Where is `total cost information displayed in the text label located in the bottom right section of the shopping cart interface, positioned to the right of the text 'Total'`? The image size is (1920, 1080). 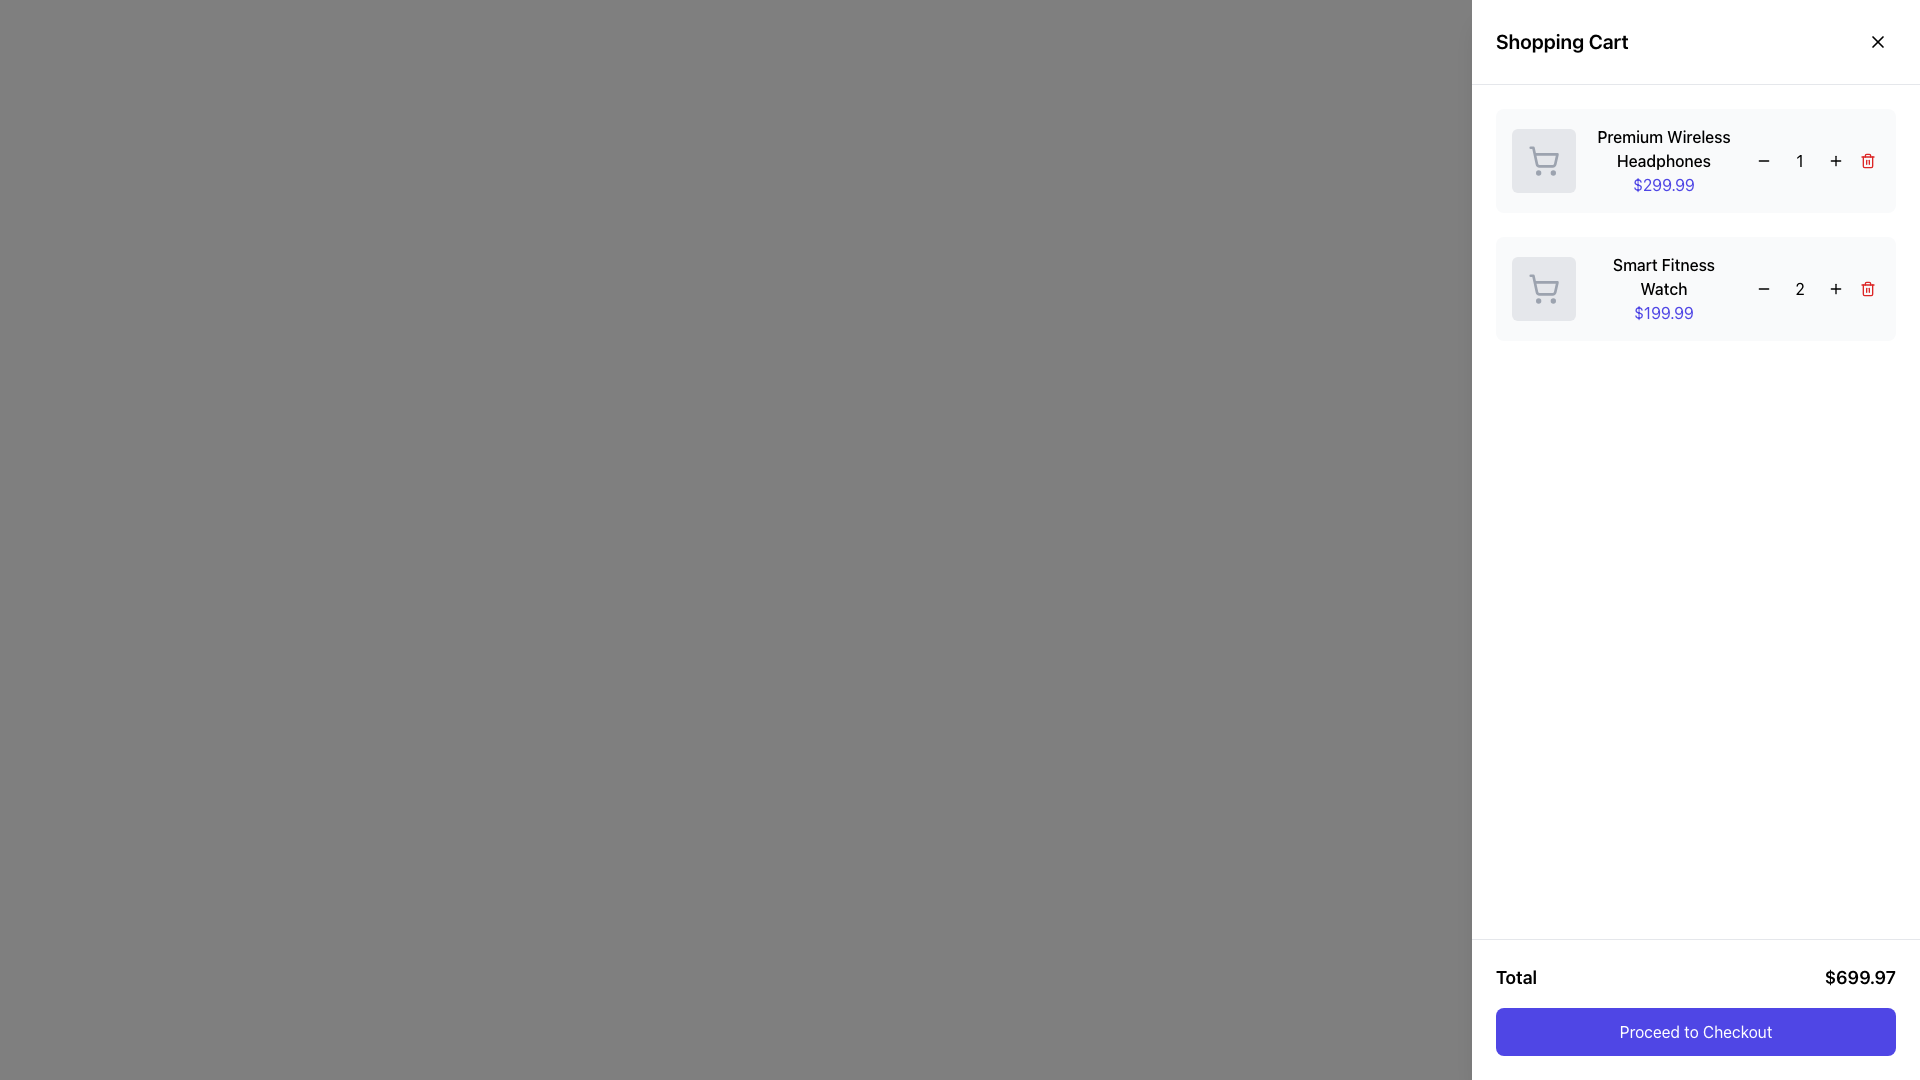
total cost information displayed in the text label located in the bottom right section of the shopping cart interface, positioned to the right of the text 'Total' is located at coordinates (1859, 977).